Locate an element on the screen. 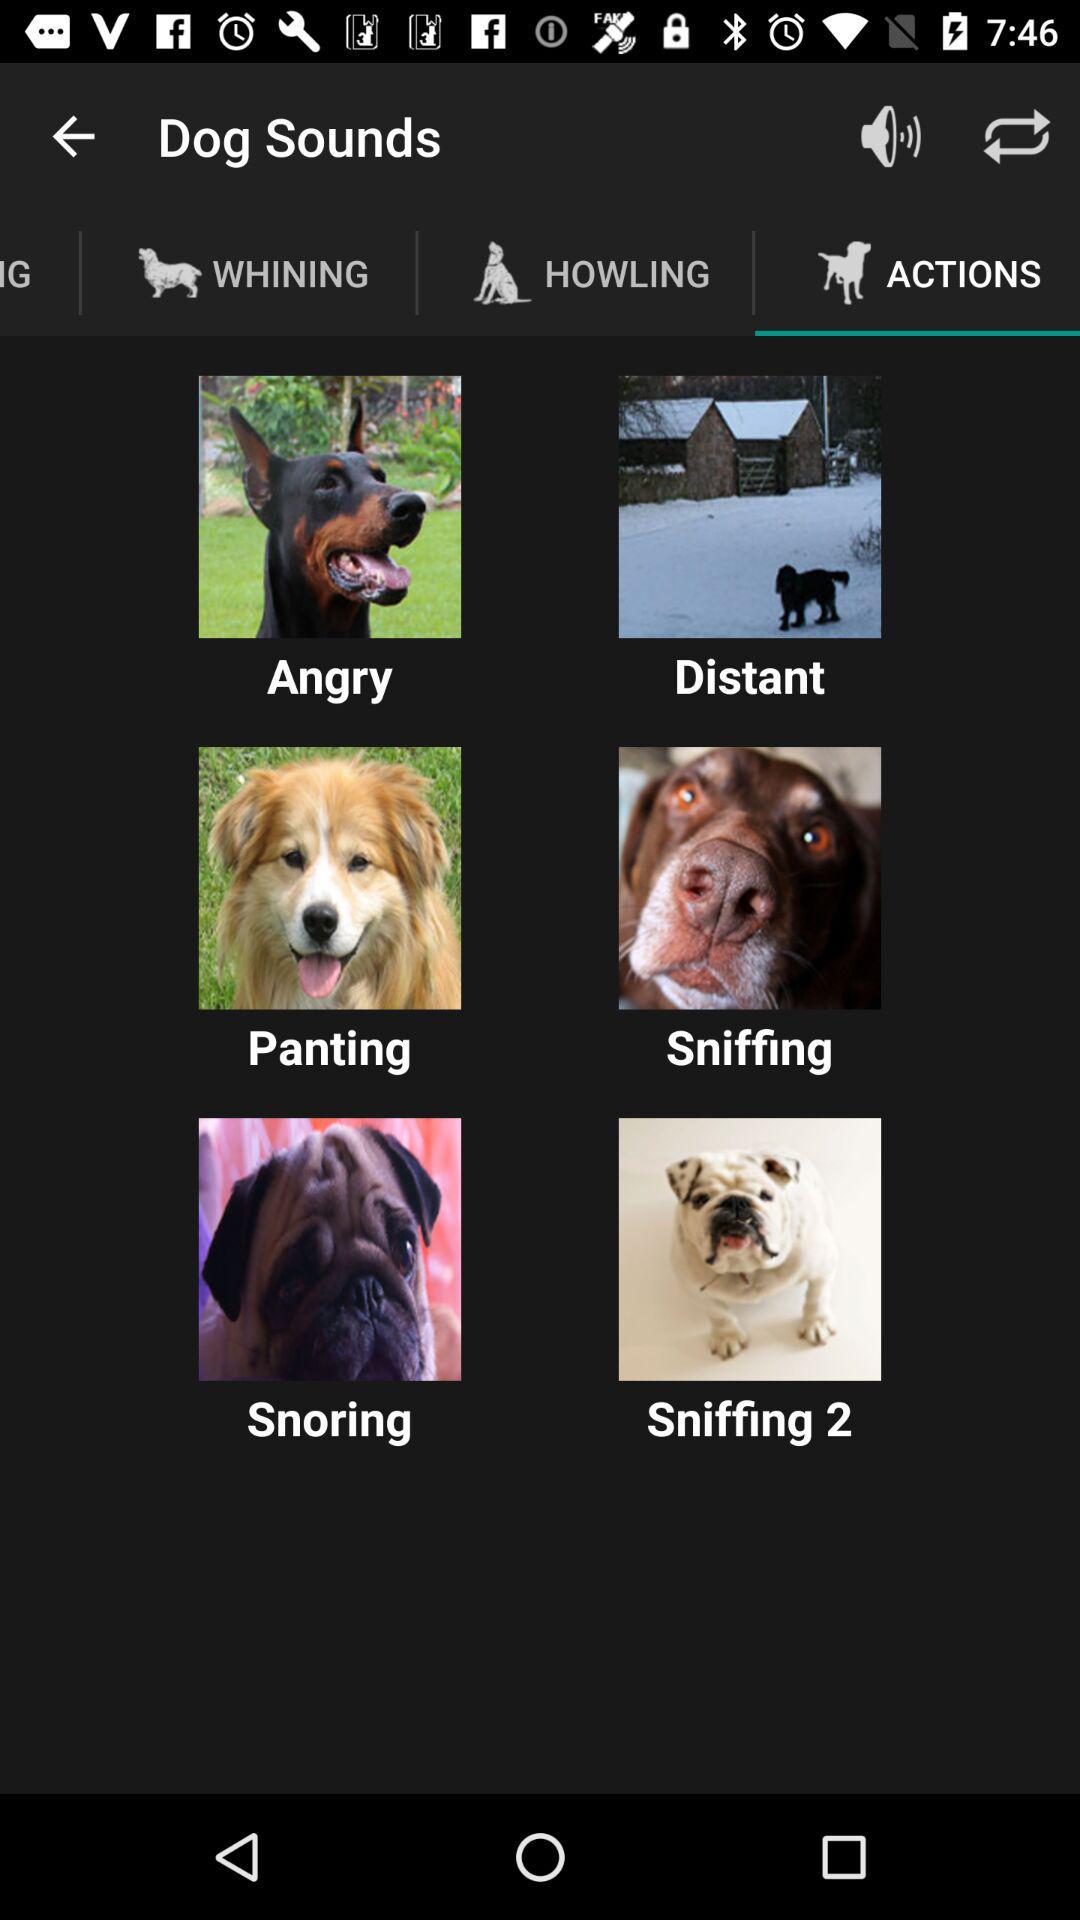 This screenshot has height=1920, width=1080. the logo of howling is located at coordinates (501, 272).